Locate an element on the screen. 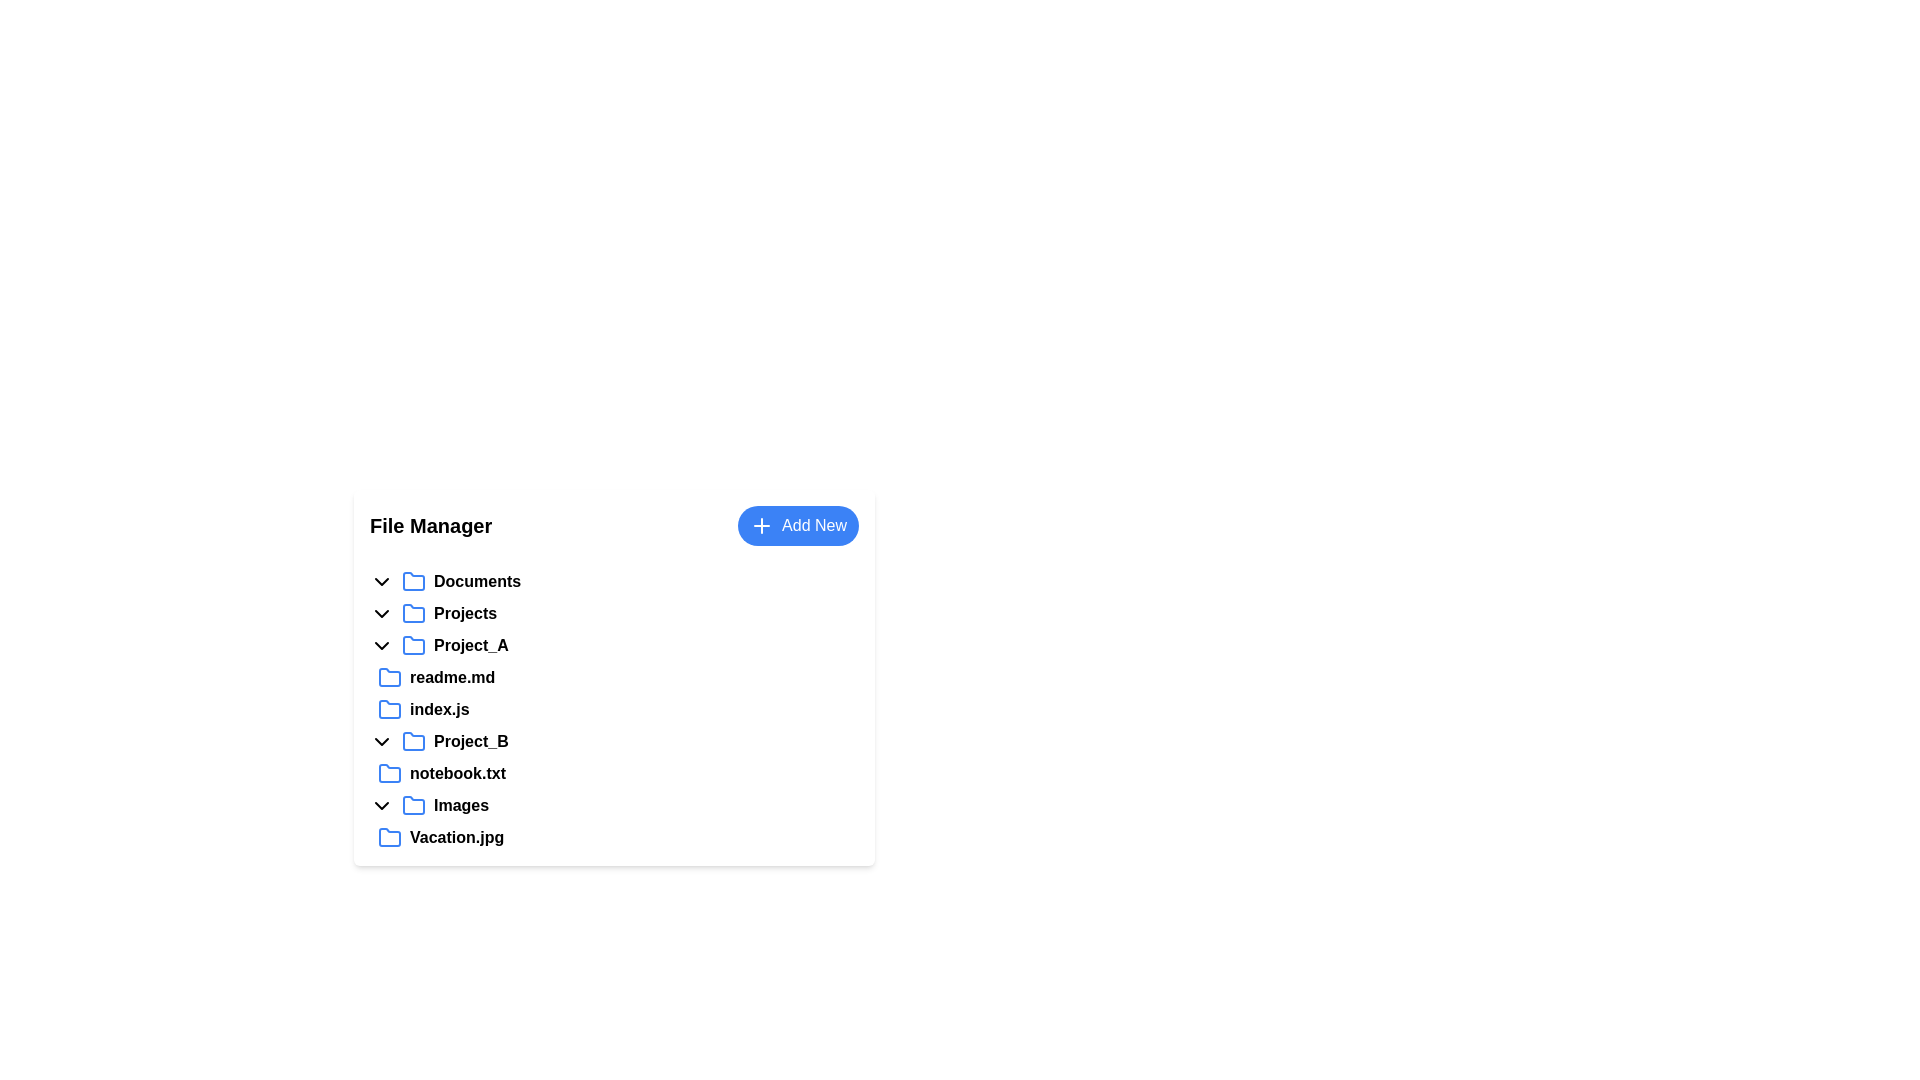  the folder icon located next to the 'Projects' label is located at coordinates (412, 612).